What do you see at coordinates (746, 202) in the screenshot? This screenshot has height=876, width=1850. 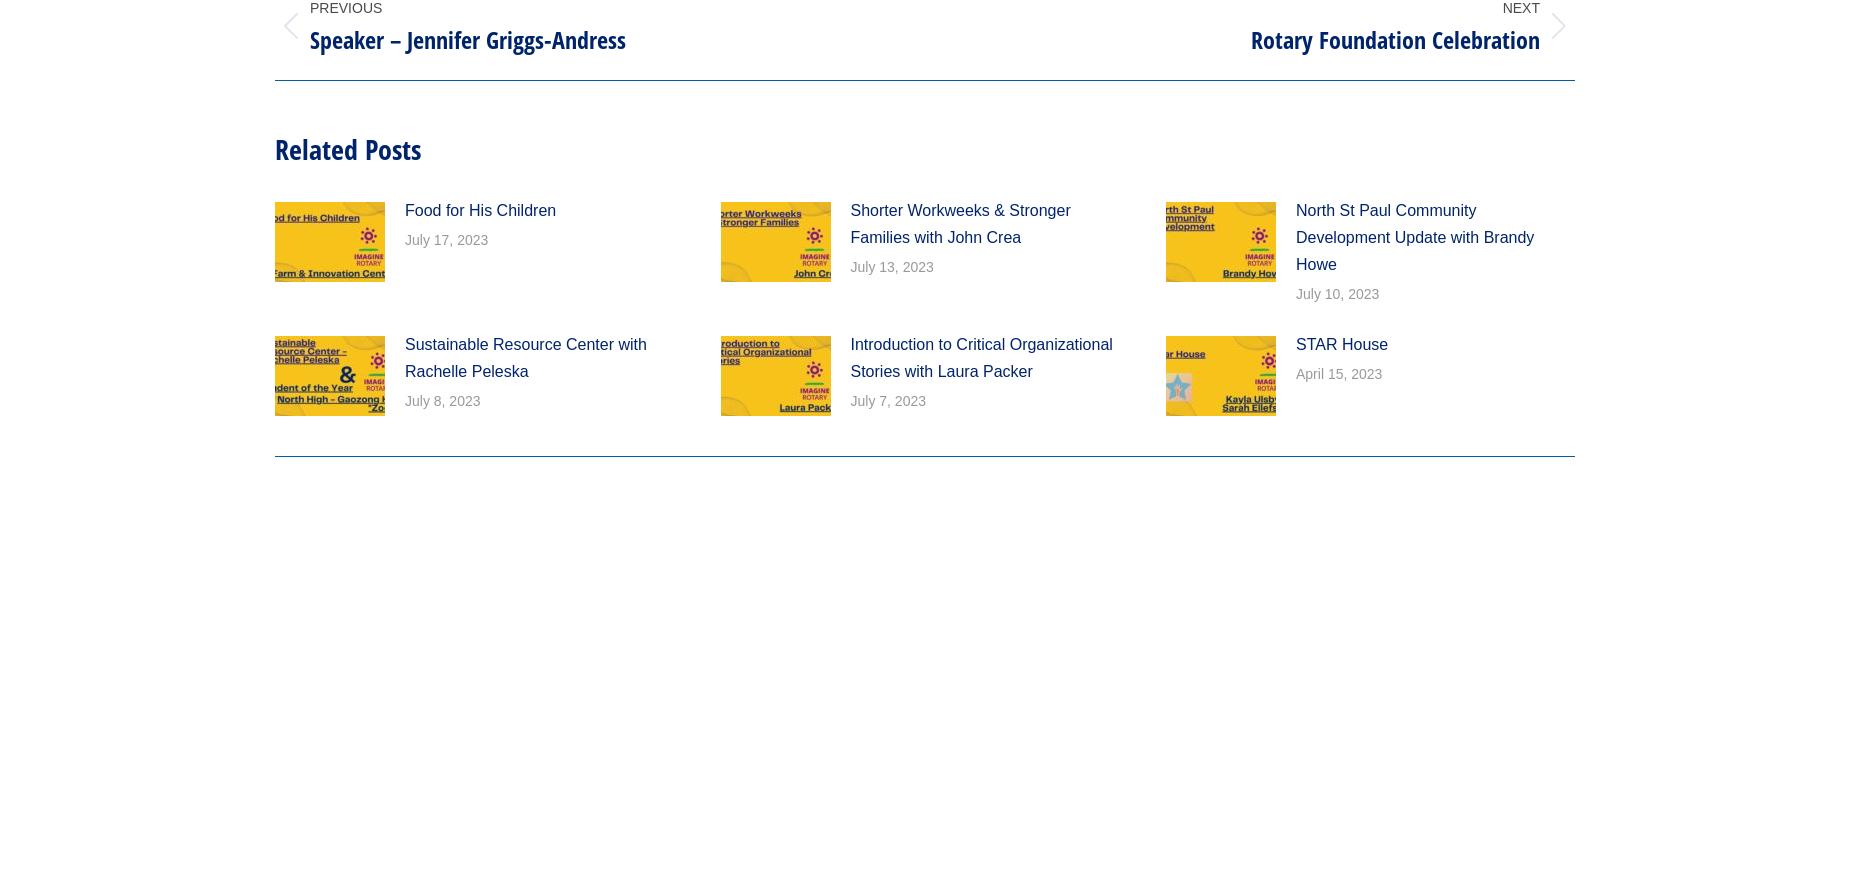 I see `'Cookie Policy'` at bounding box center [746, 202].